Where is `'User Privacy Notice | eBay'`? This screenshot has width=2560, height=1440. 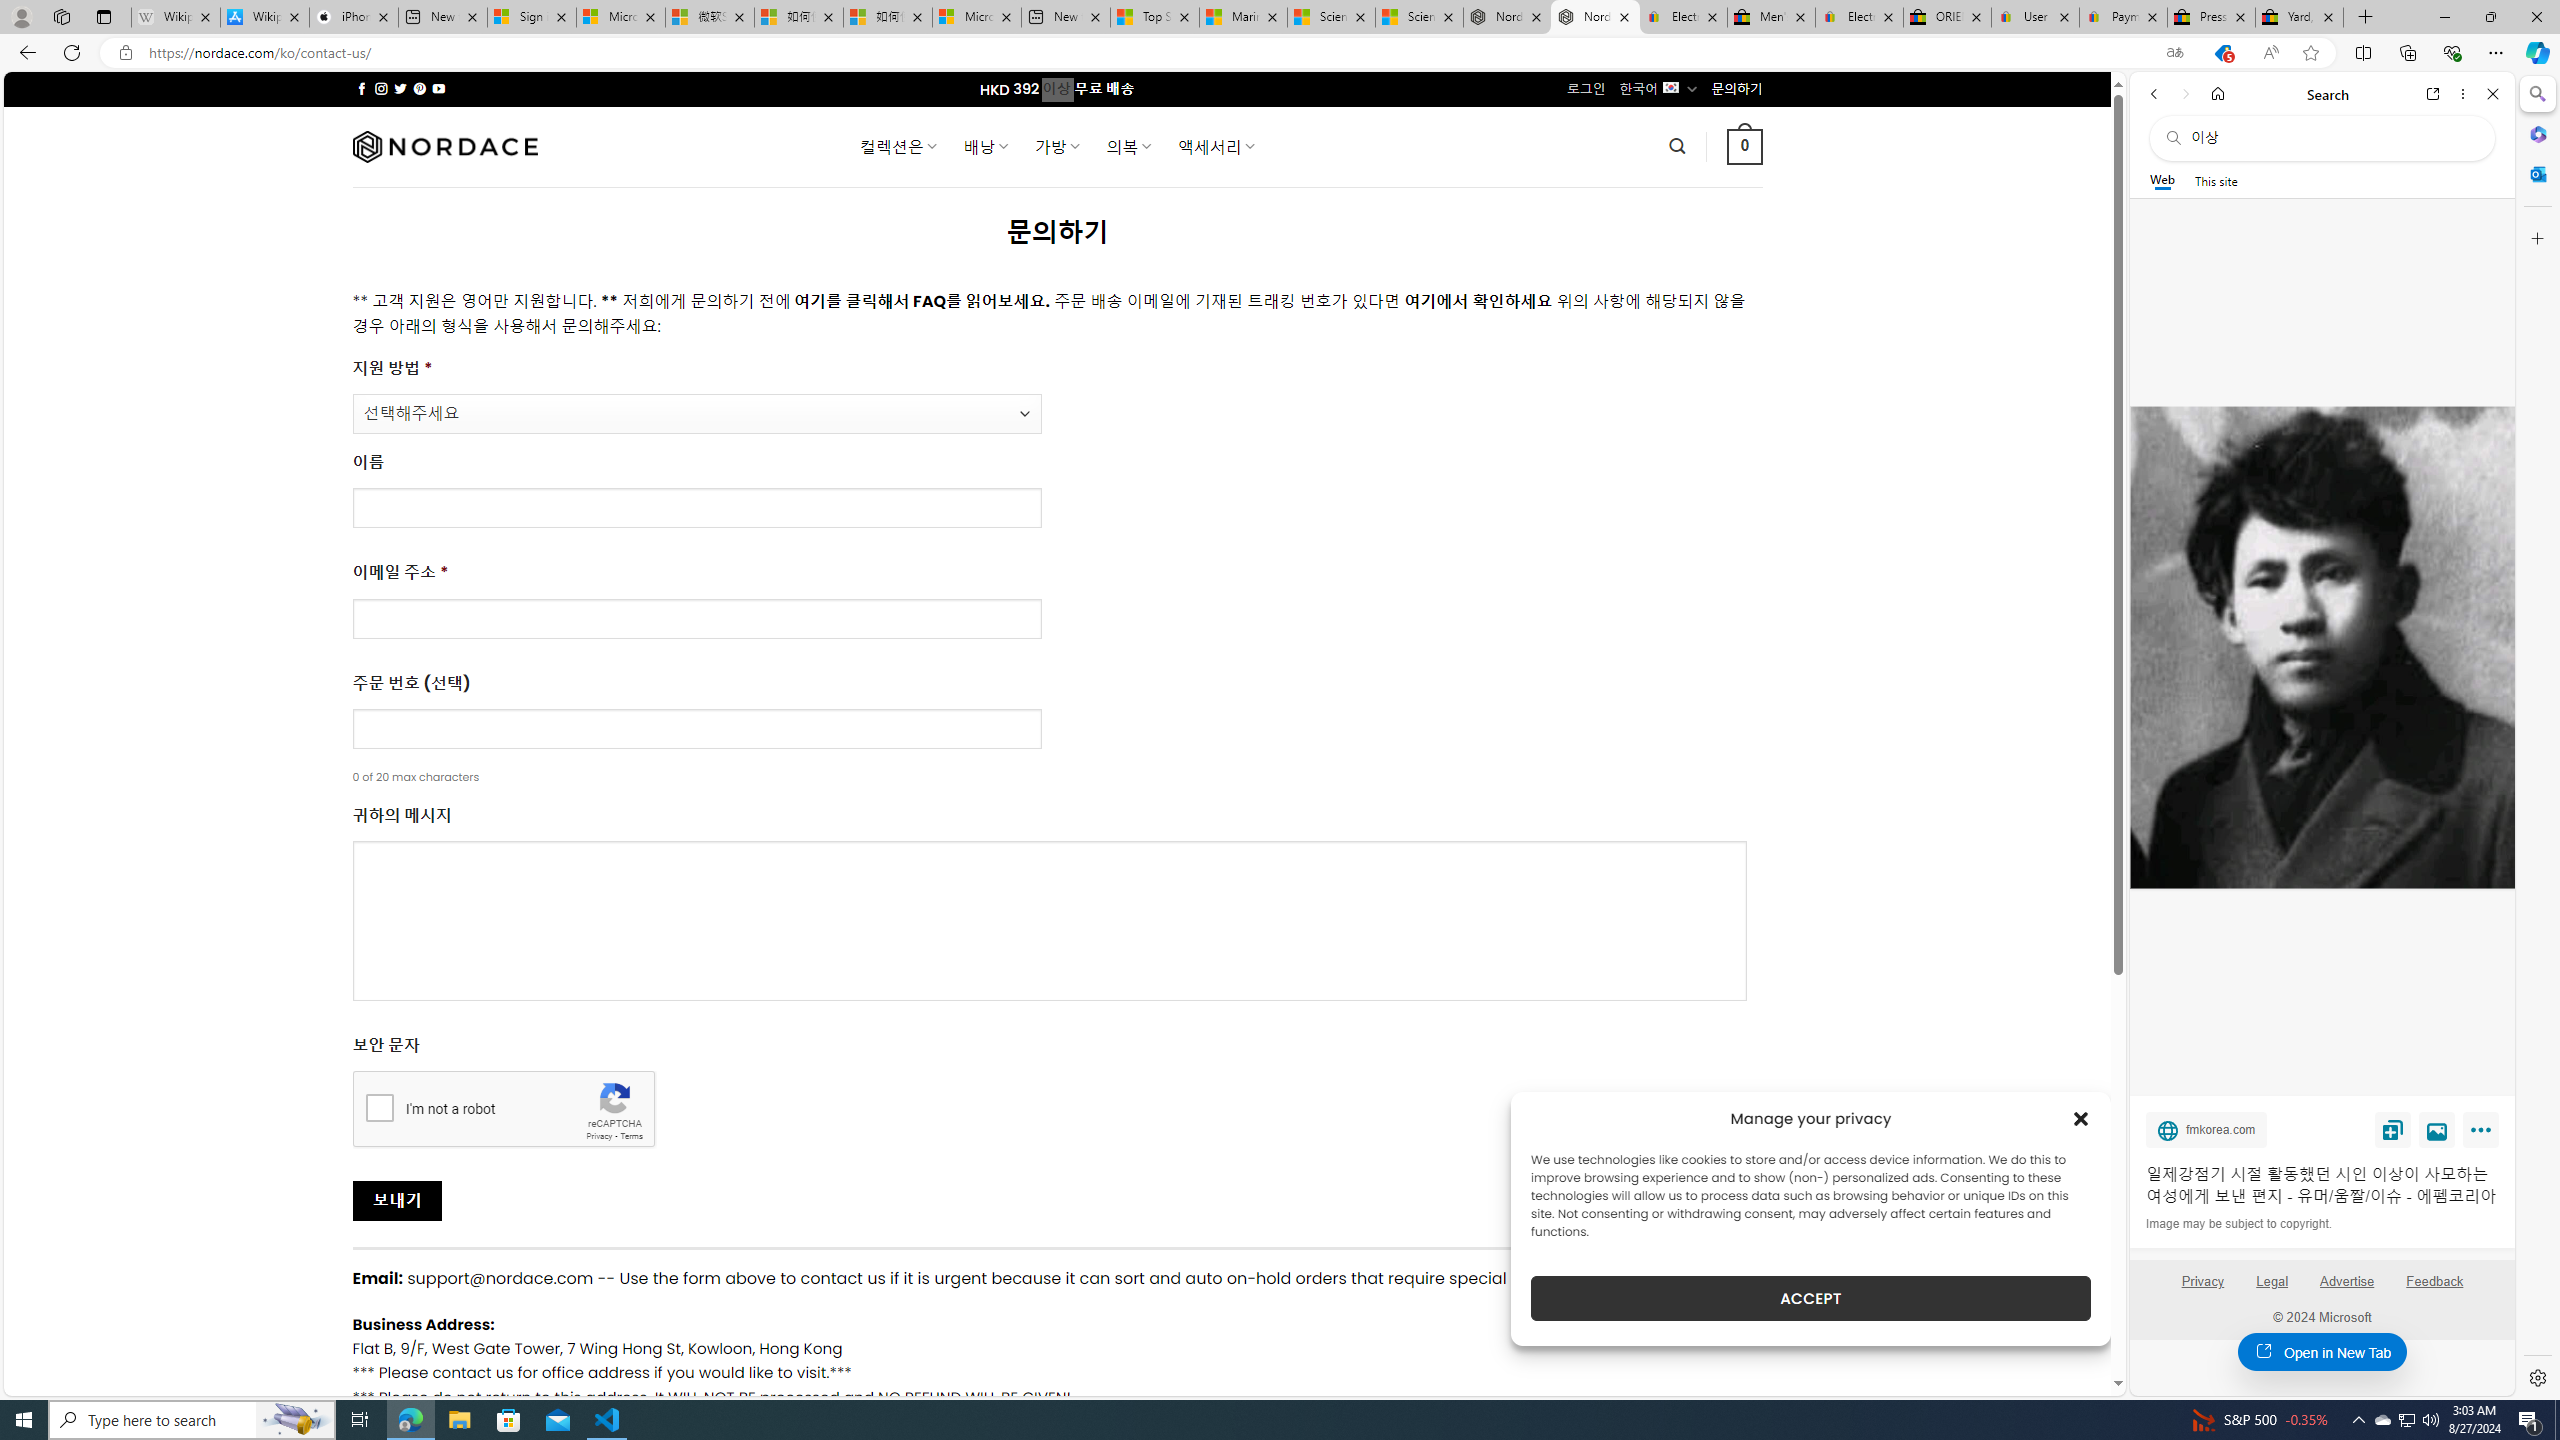 'User Privacy Notice | eBay' is located at coordinates (2035, 16).